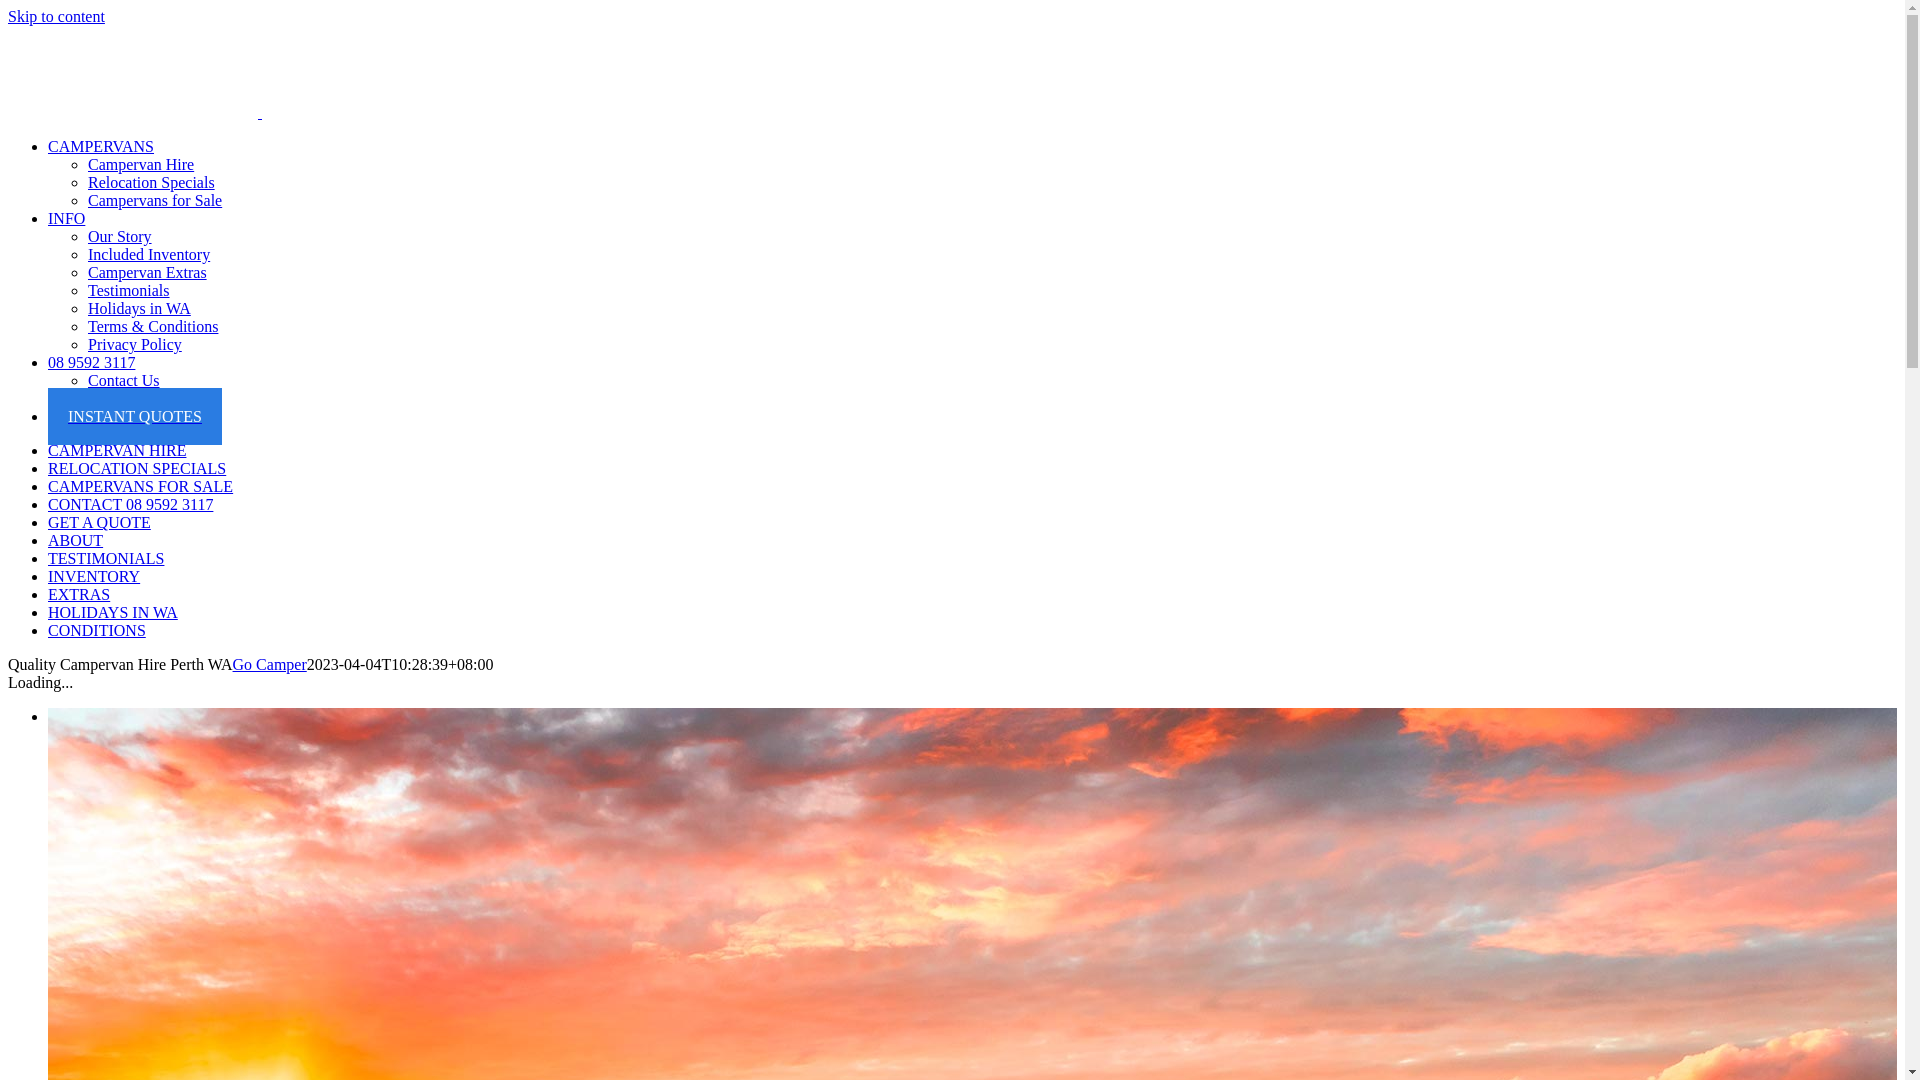 This screenshot has width=1920, height=1080. I want to click on 'Privacy Policy', so click(133, 343).